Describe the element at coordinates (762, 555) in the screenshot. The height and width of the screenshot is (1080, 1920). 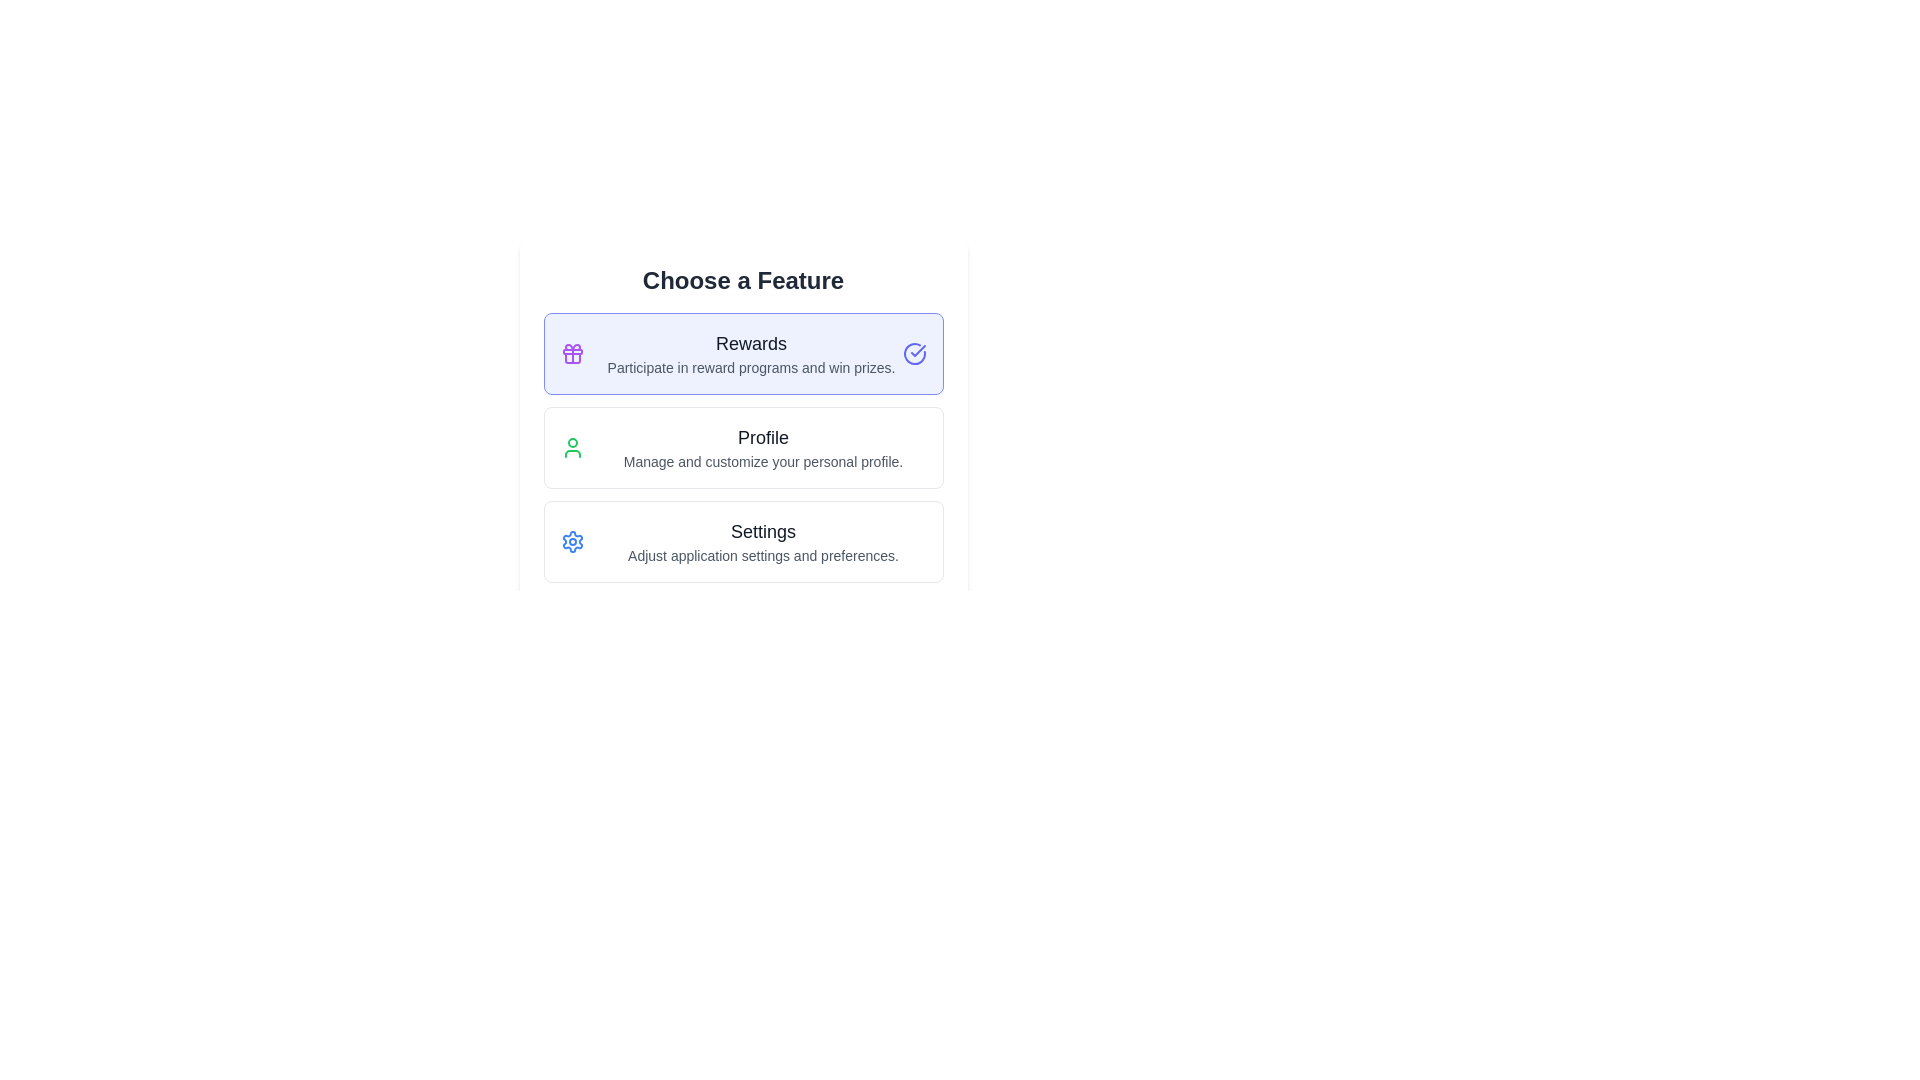
I see `the small gray text label that reads 'Adjust application settings and preferences.' located below the 'Settings' title` at that location.